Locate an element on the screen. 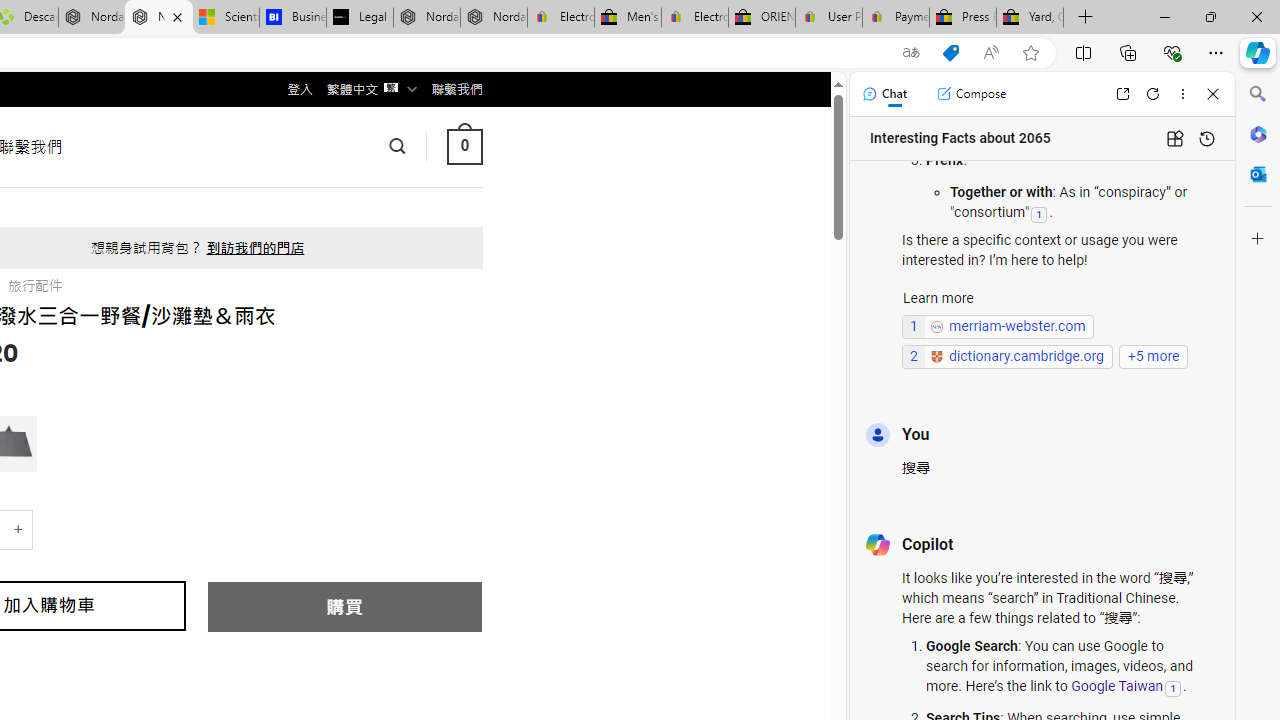  'Show translate options' is located at coordinates (909, 52).